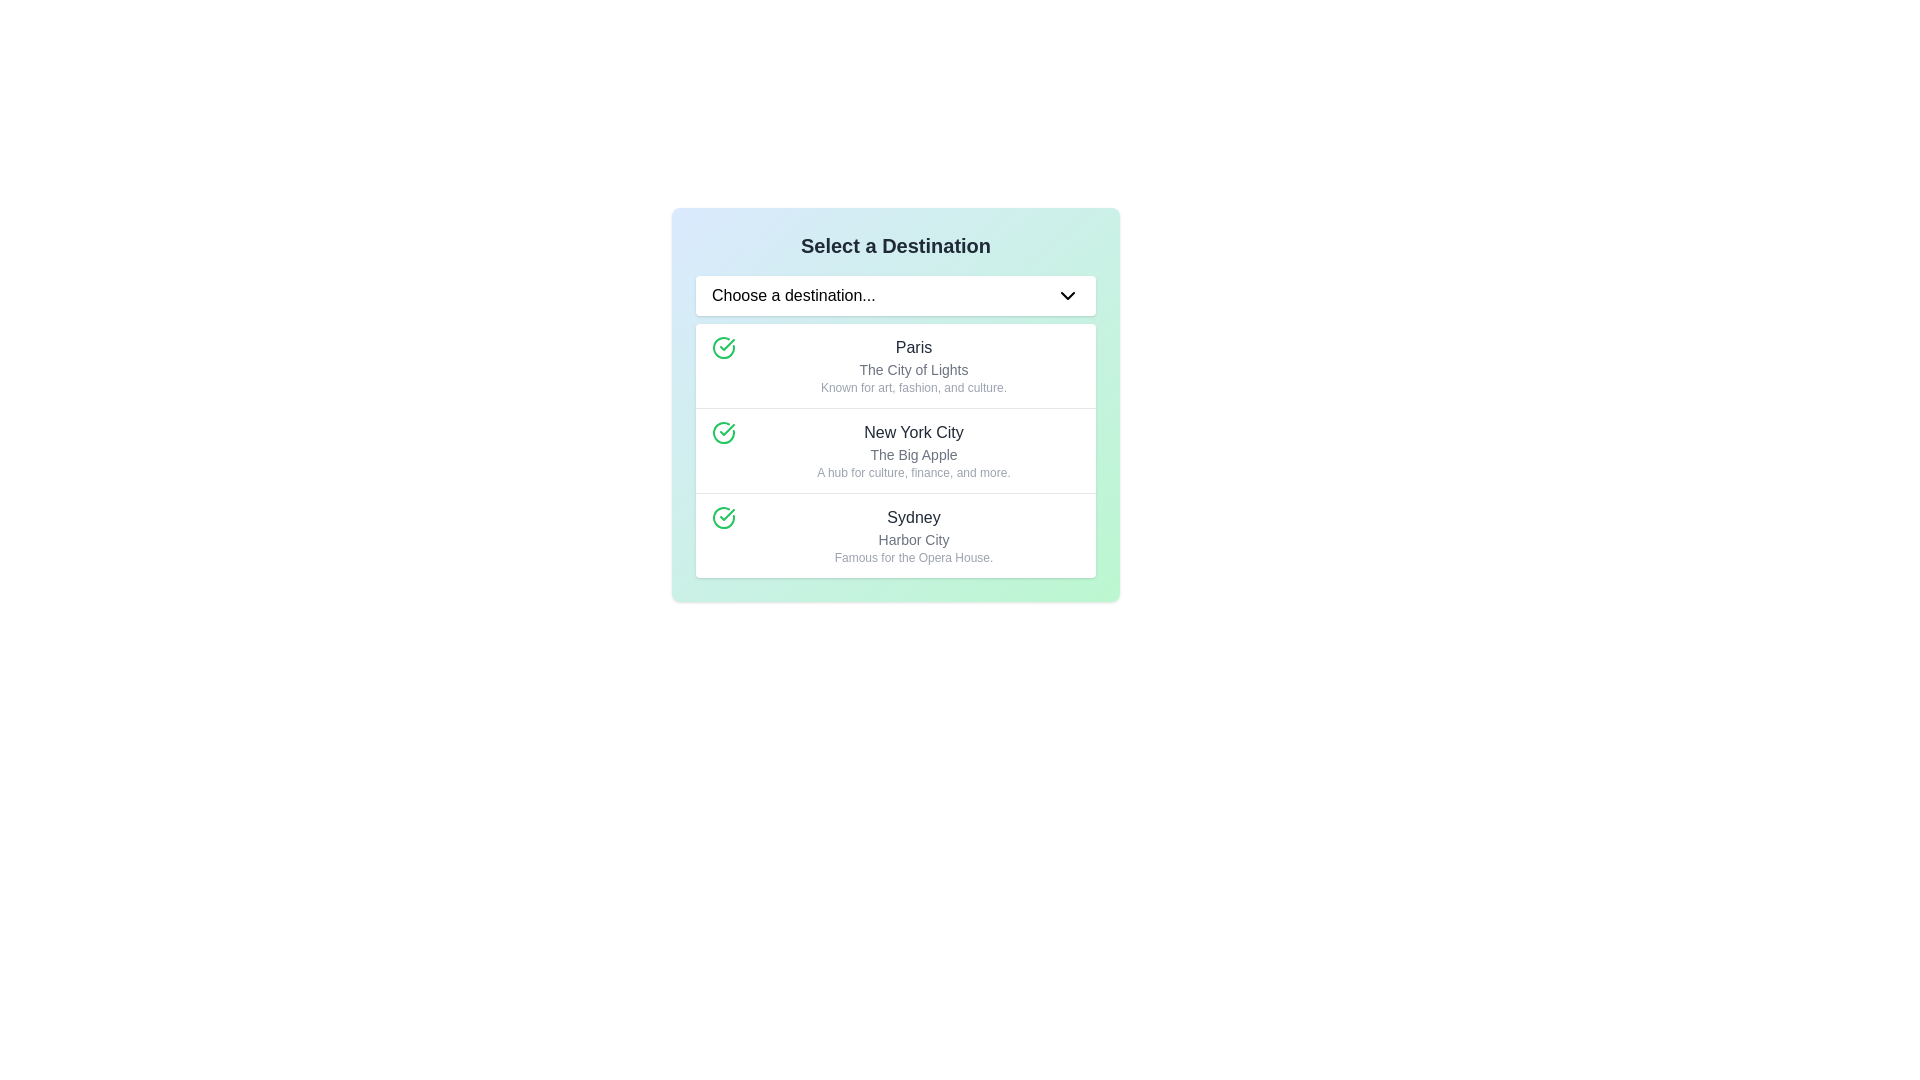  What do you see at coordinates (895, 366) in the screenshot?
I see `the first list item displaying 'Paris' with the tagline 'The City of Lights' and description 'Known for art, fashion, and culture.'` at bounding box center [895, 366].